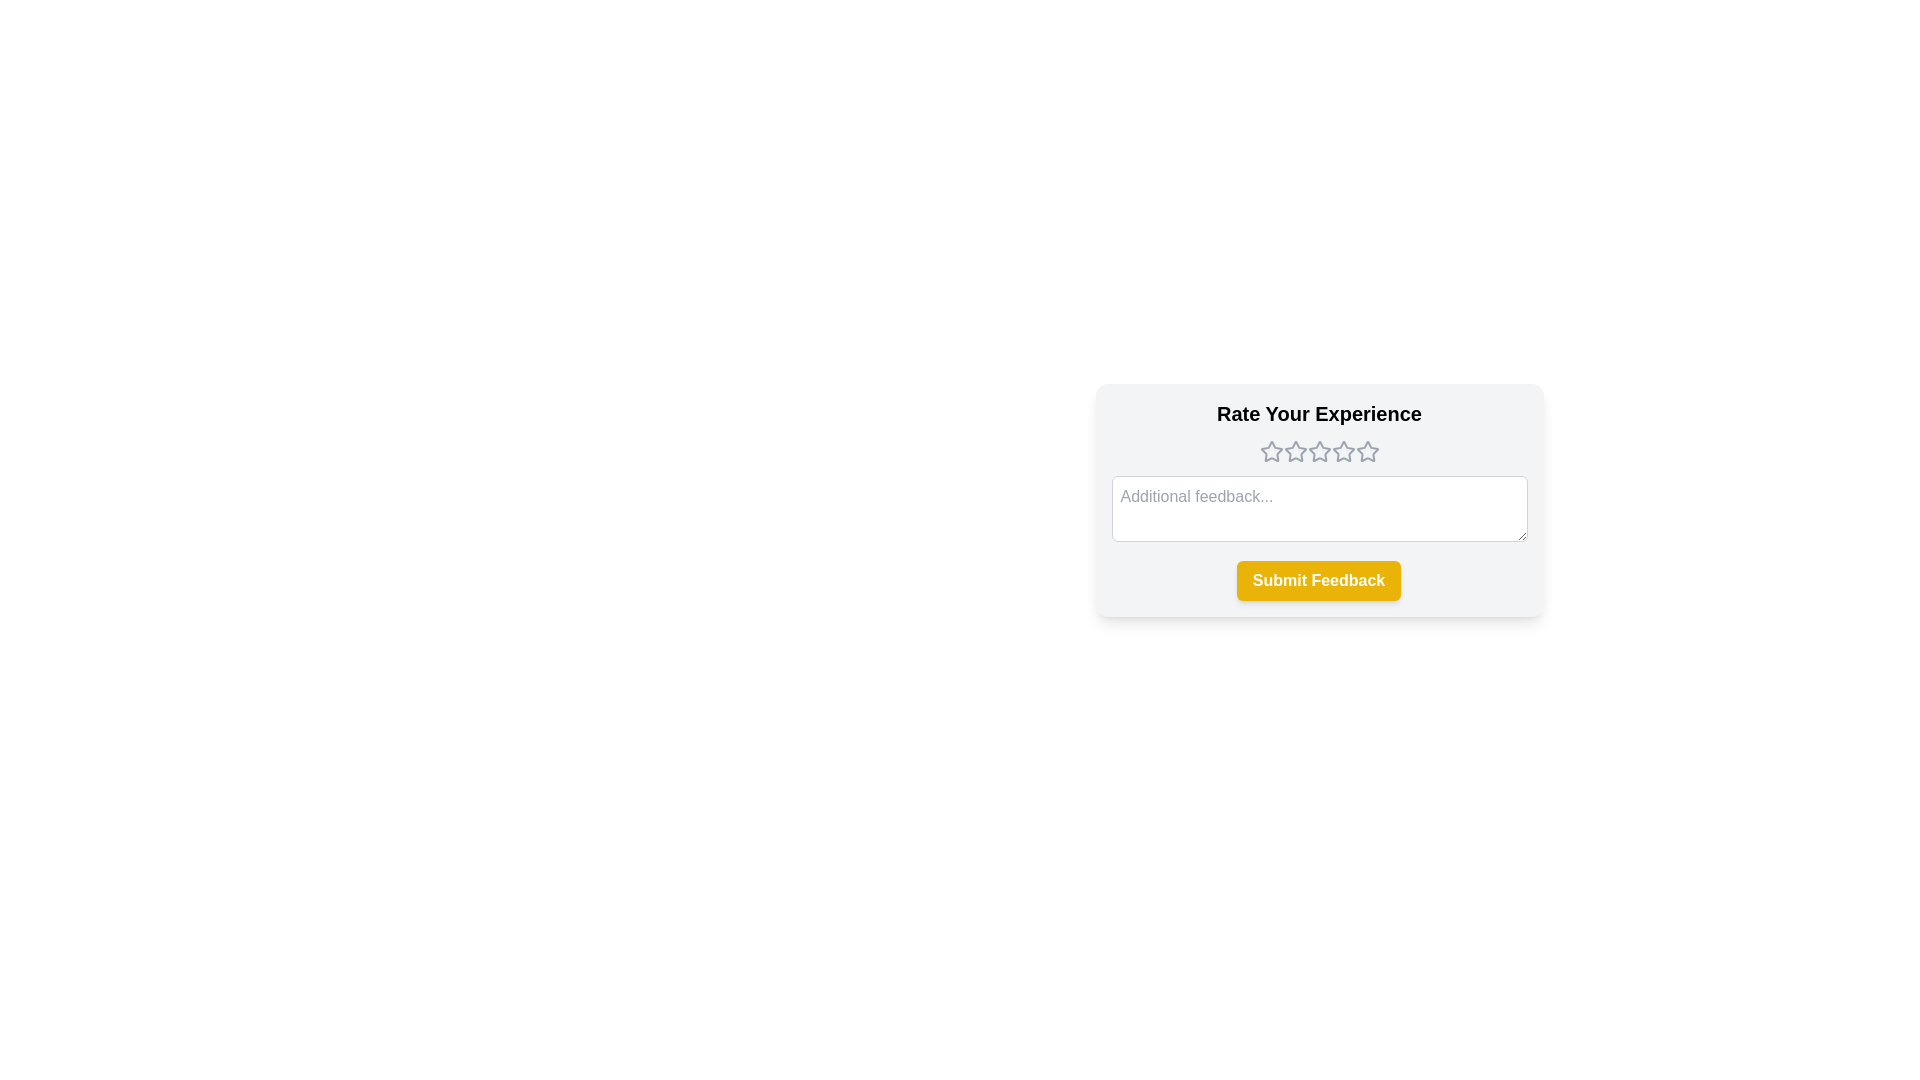 The image size is (1920, 1080). What do you see at coordinates (1319, 451) in the screenshot?
I see `the fourth star icon in the rating mechanism` at bounding box center [1319, 451].